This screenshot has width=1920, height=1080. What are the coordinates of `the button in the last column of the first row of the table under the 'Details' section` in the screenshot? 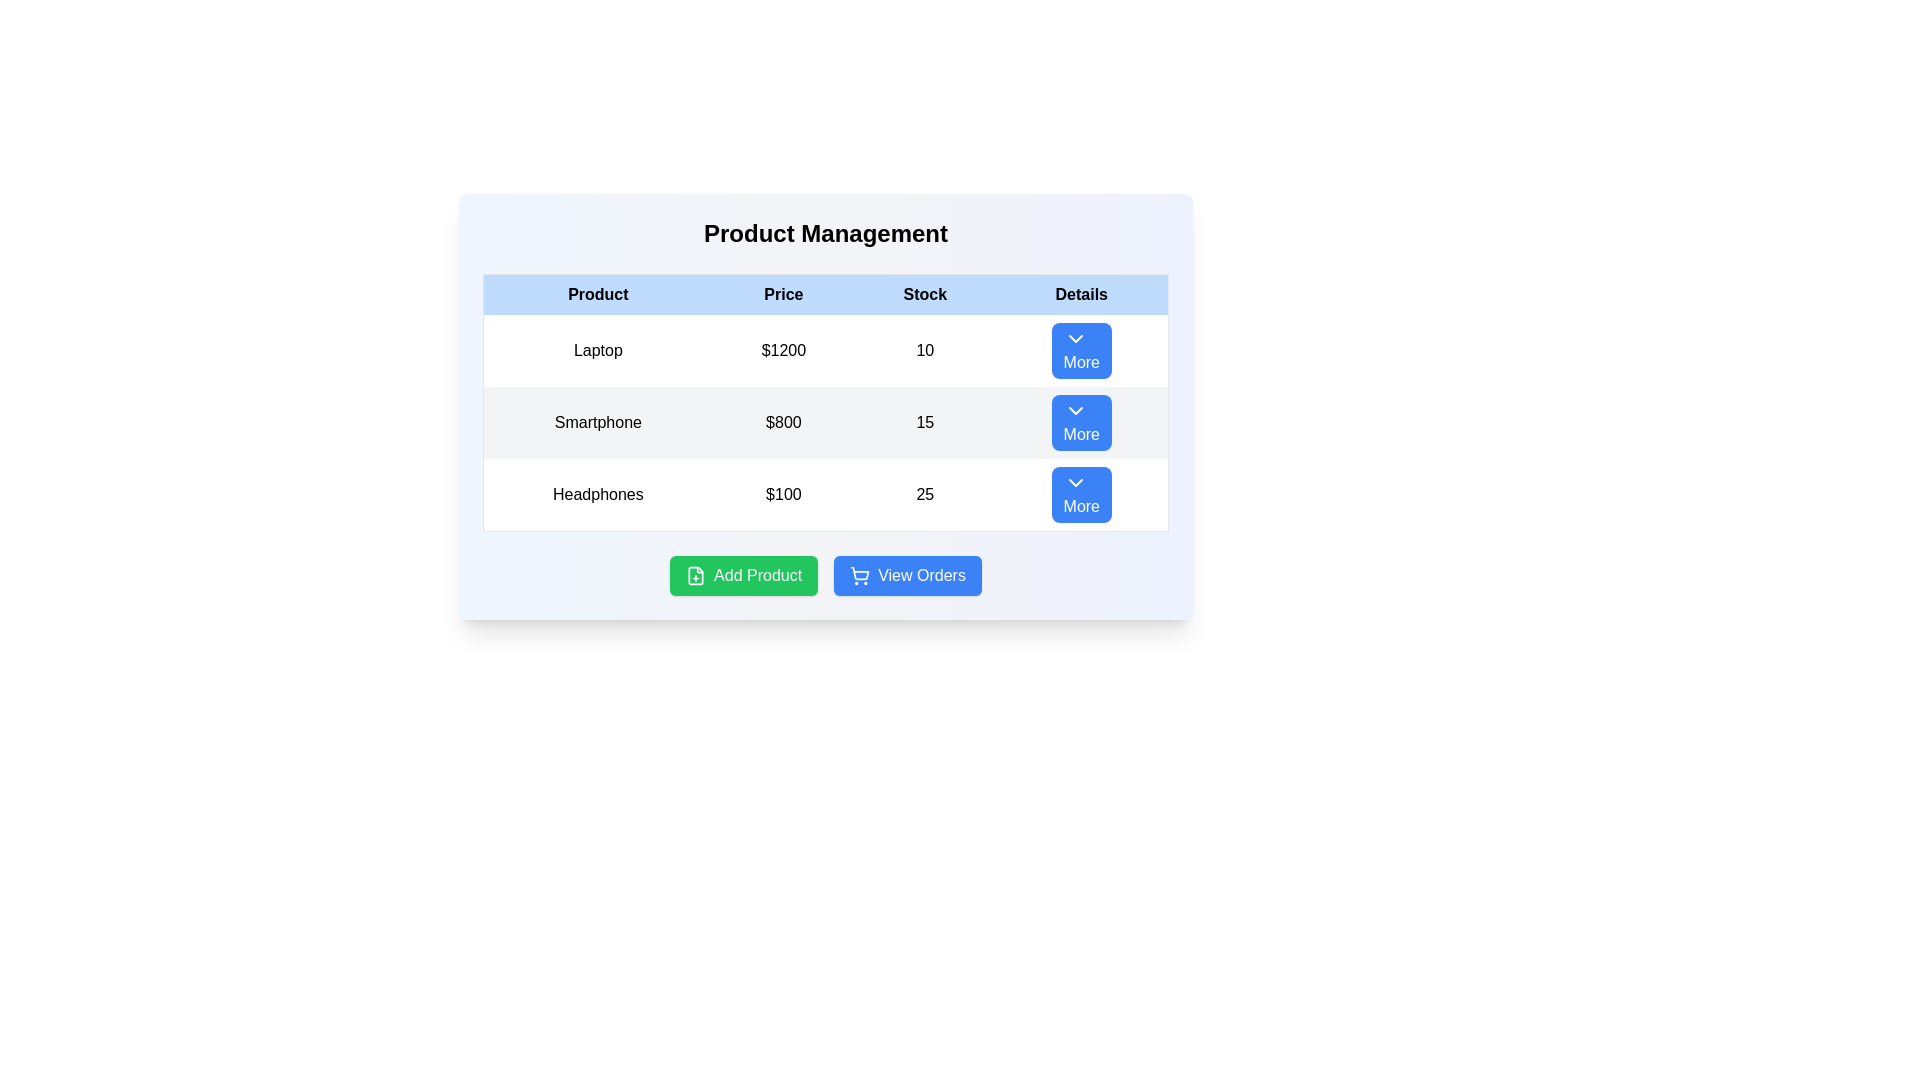 It's located at (1081, 350).